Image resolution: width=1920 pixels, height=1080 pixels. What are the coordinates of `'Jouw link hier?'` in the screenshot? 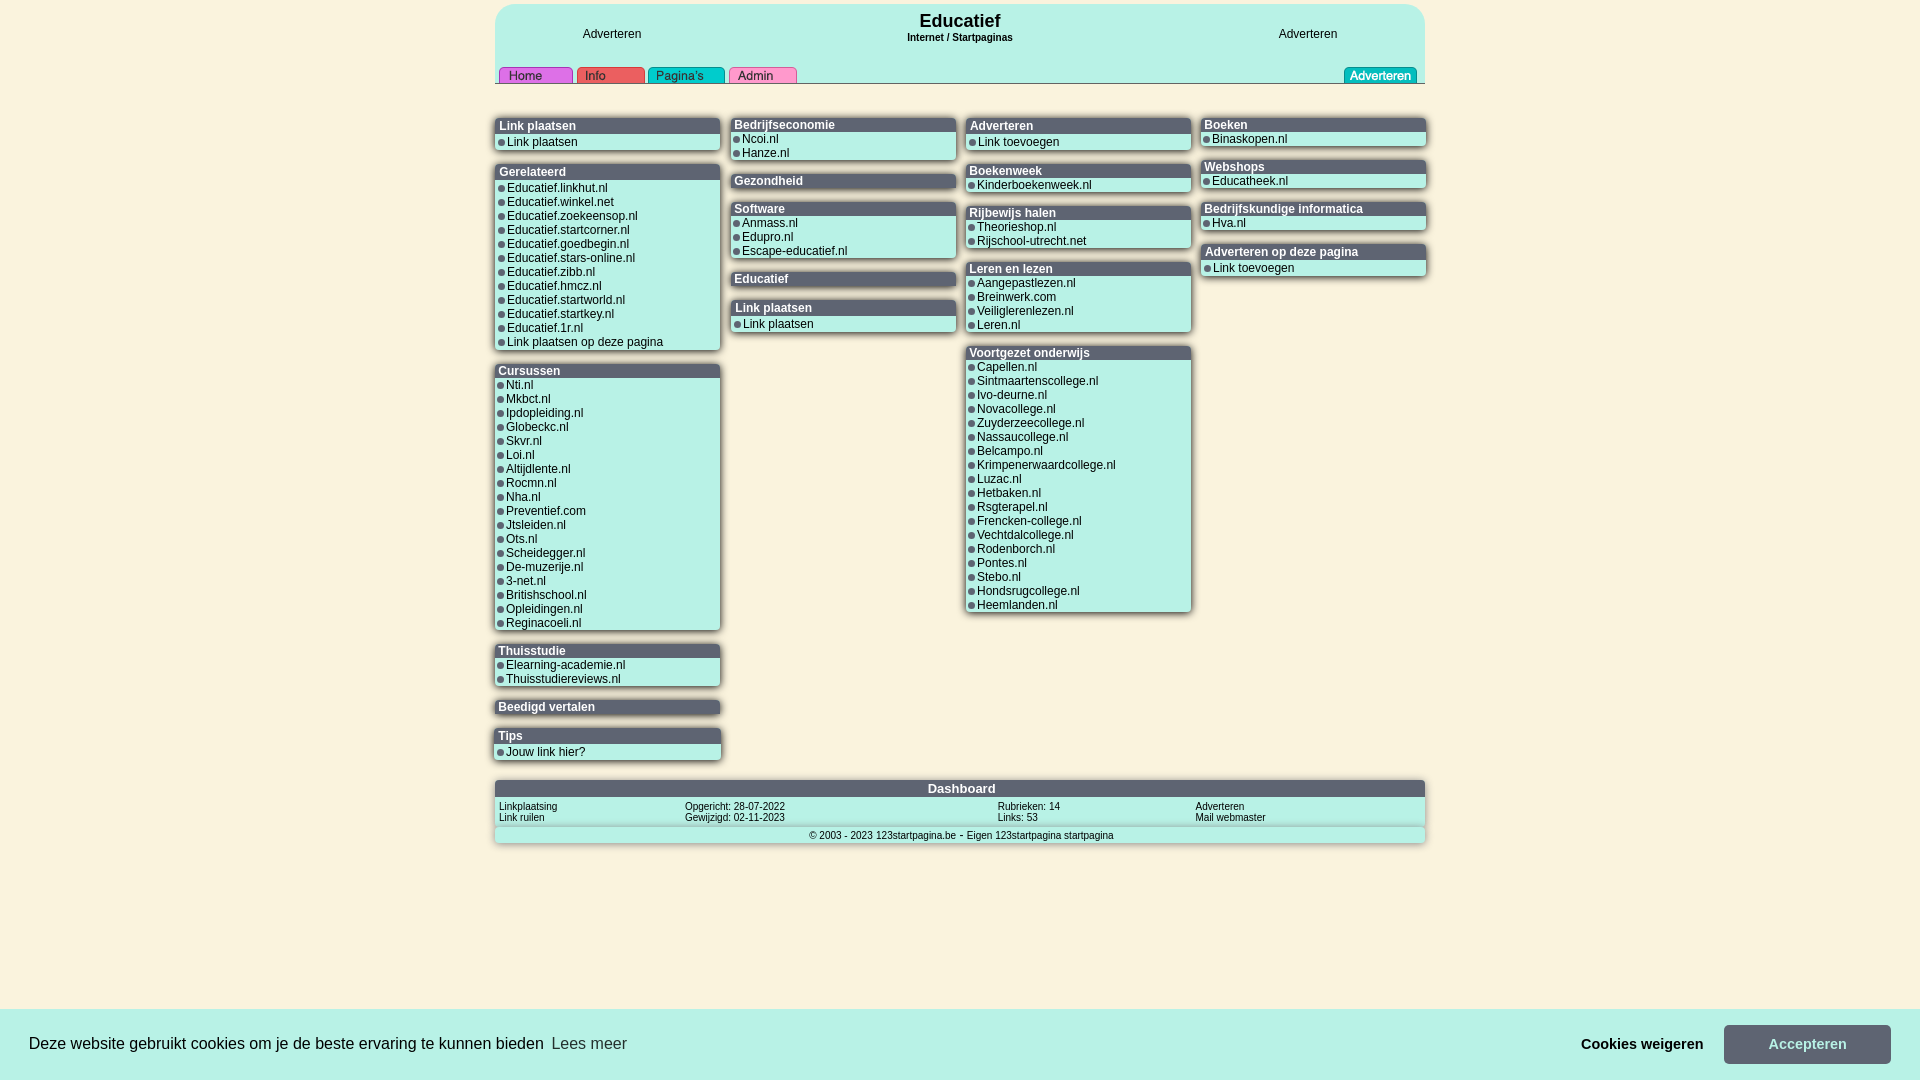 It's located at (505, 752).